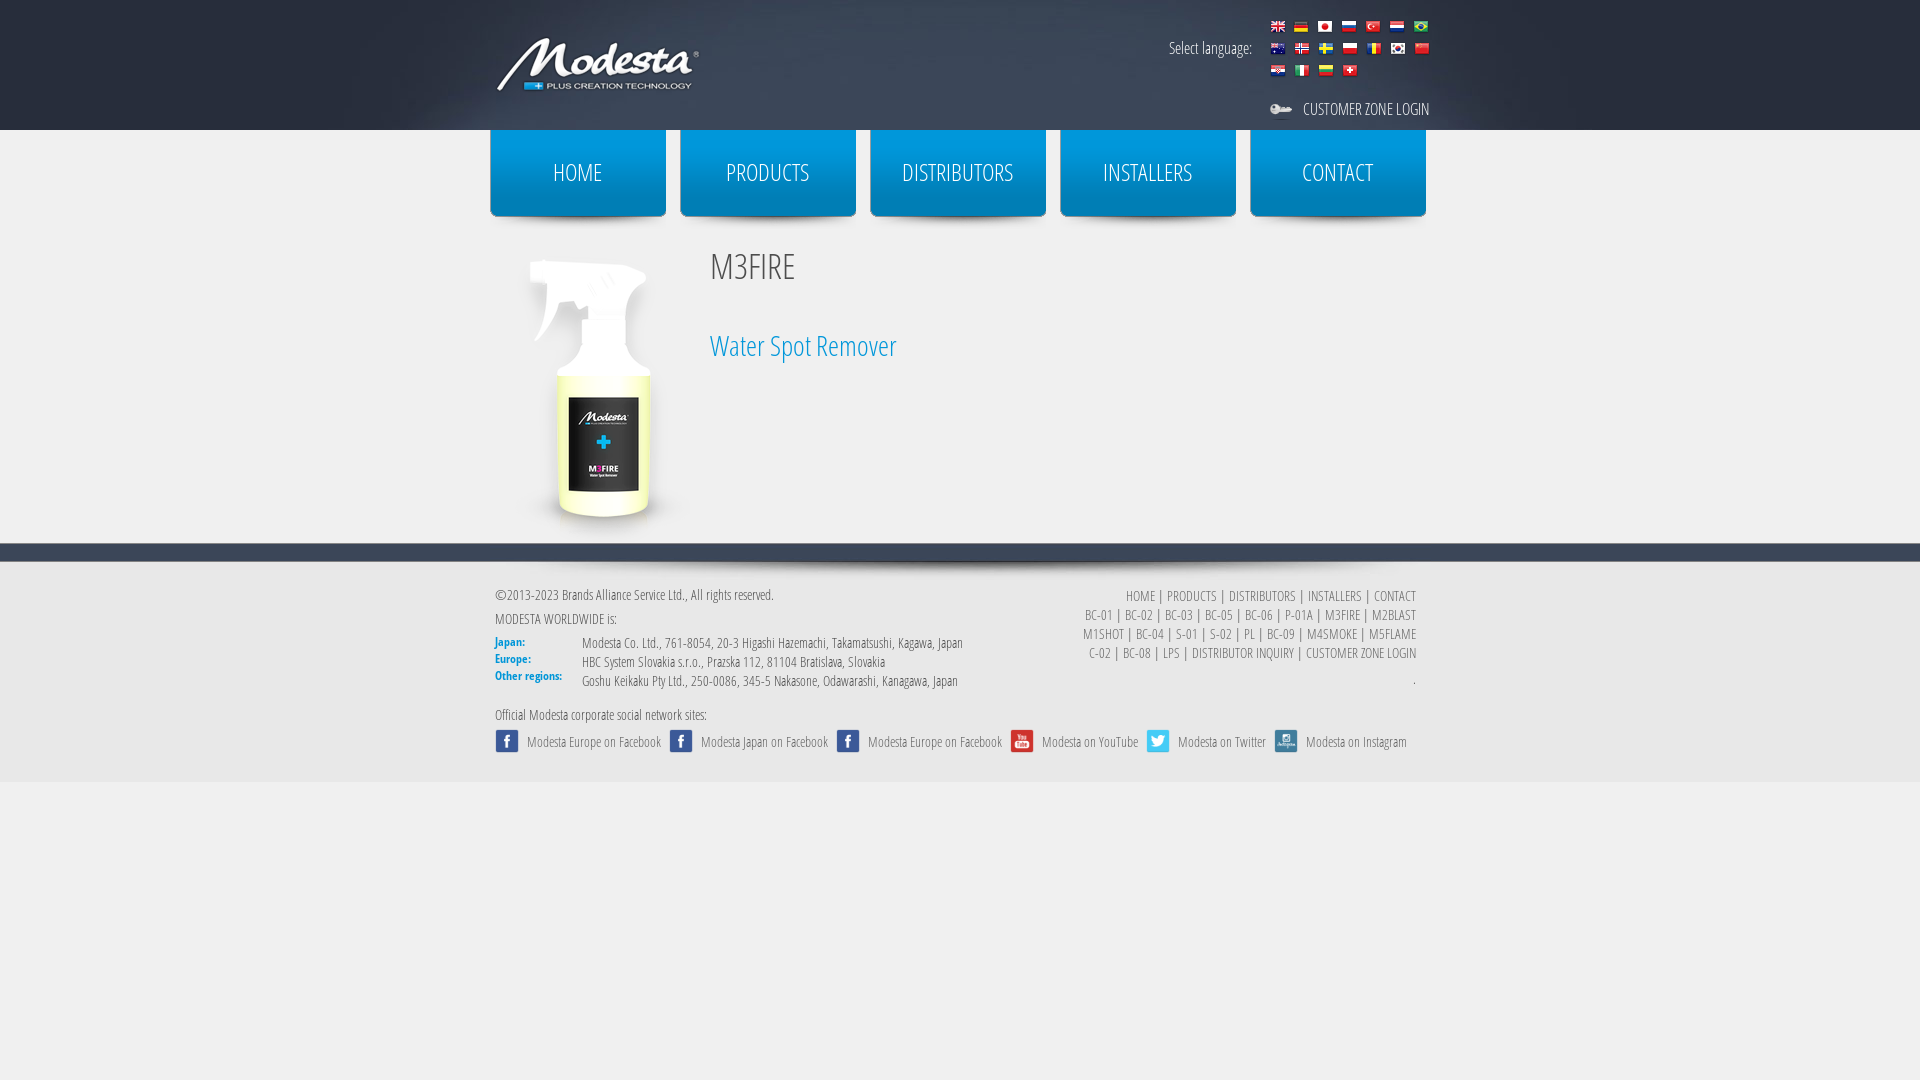  What do you see at coordinates (1219, 633) in the screenshot?
I see `'S-02'` at bounding box center [1219, 633].